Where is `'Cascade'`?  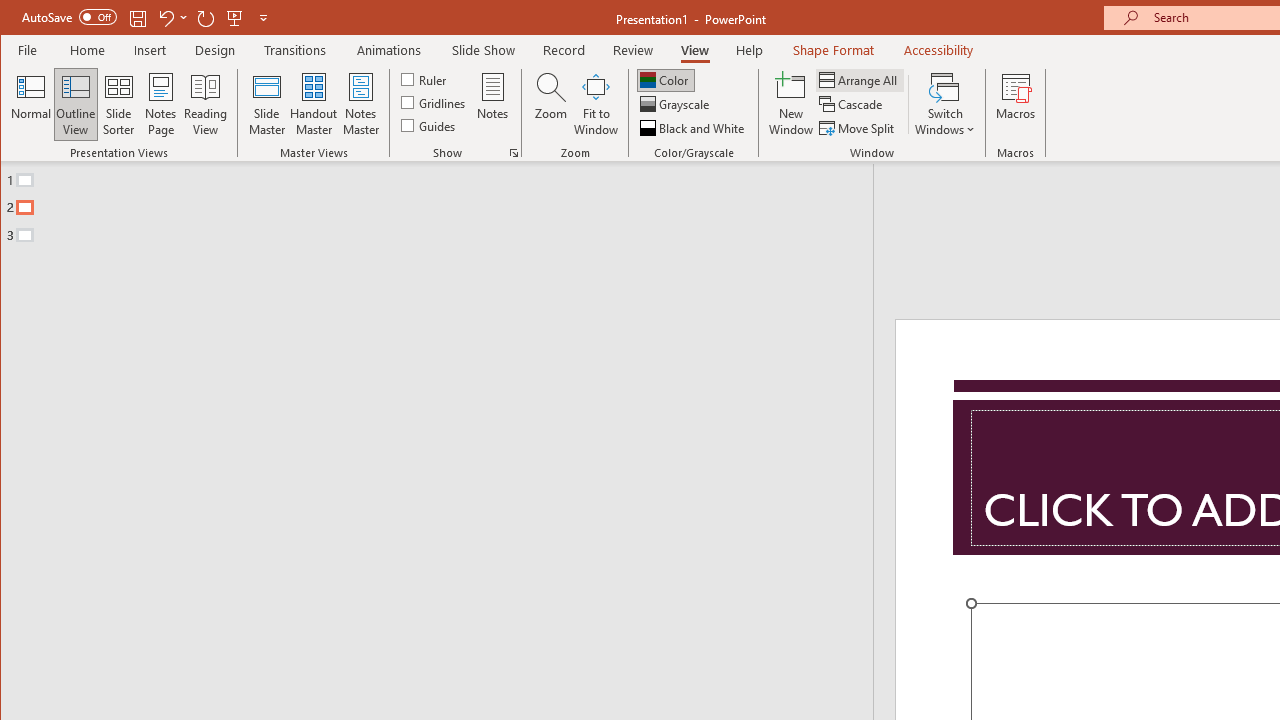
'Cascade' is located at coordinates (853, 104).